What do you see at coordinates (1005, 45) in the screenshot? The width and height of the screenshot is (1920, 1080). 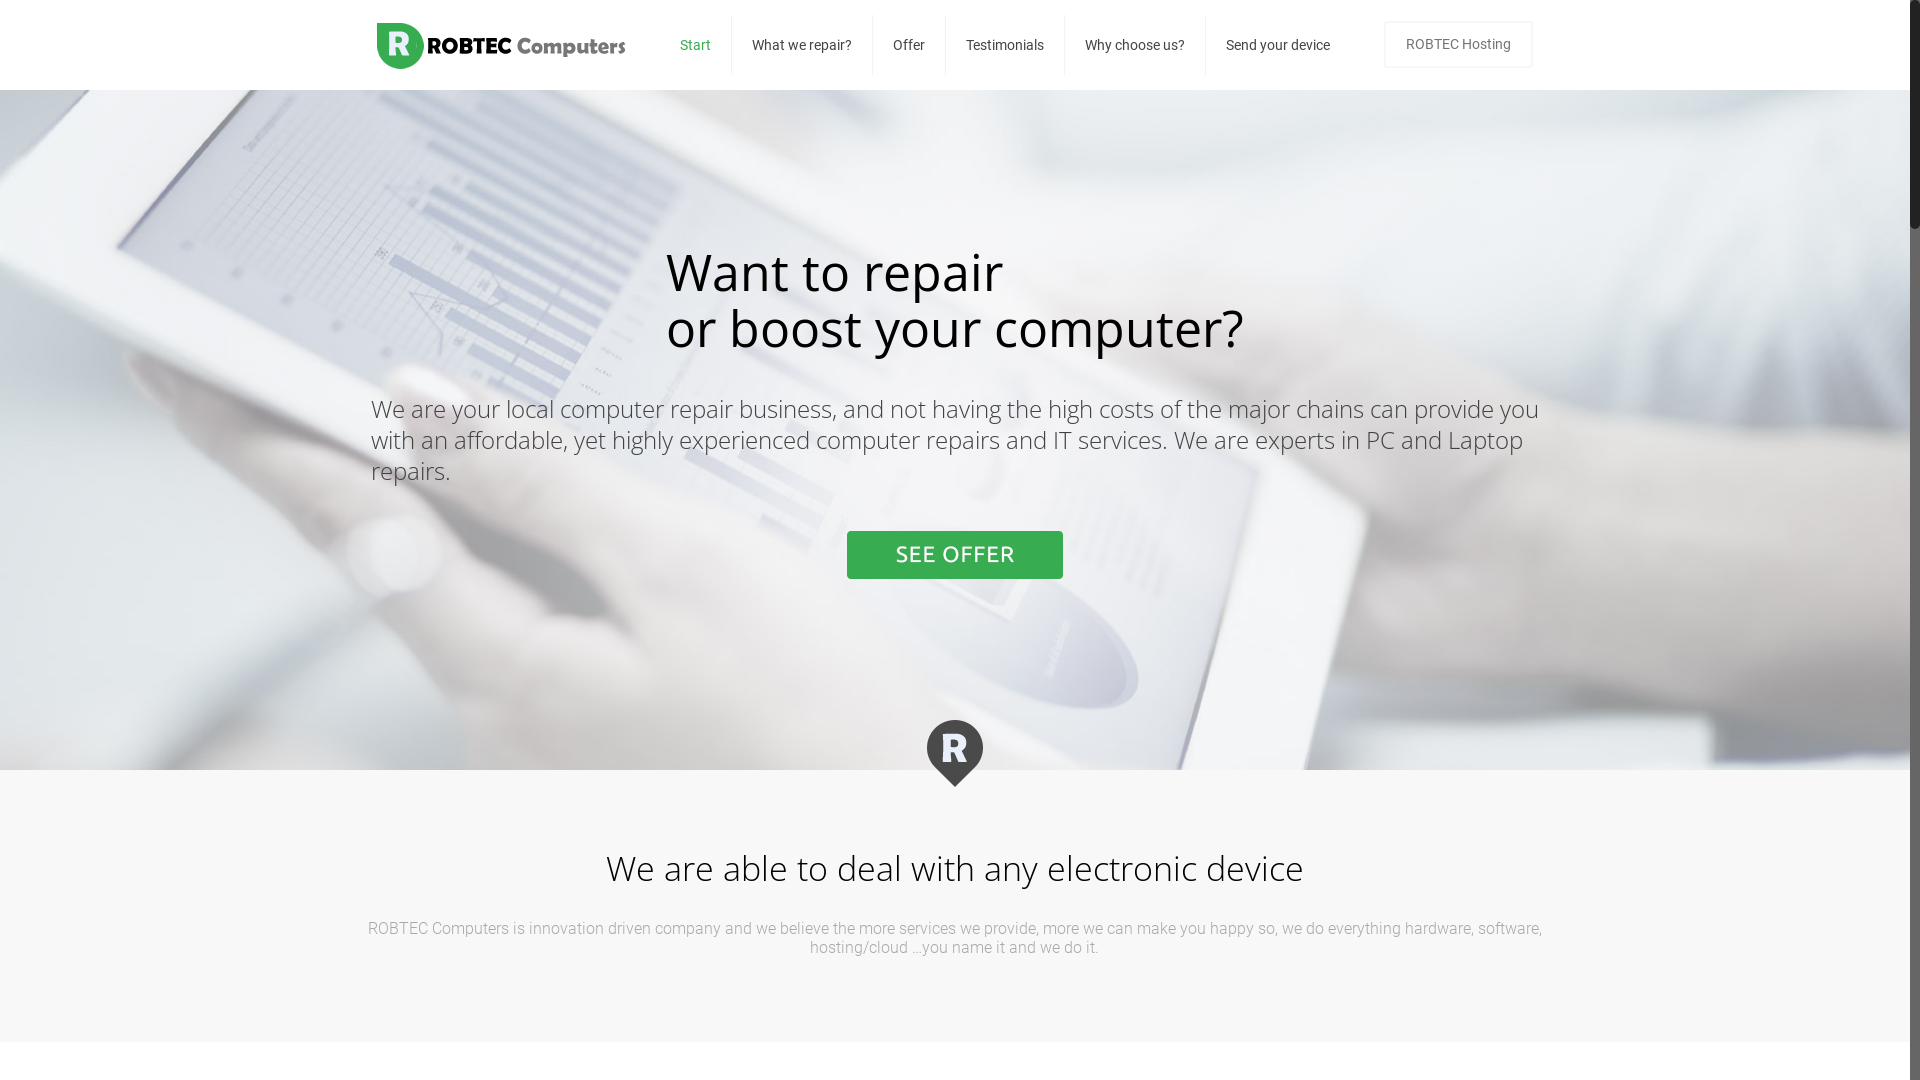 I see `'Testimonials'` at bounding box center [1005, 45].